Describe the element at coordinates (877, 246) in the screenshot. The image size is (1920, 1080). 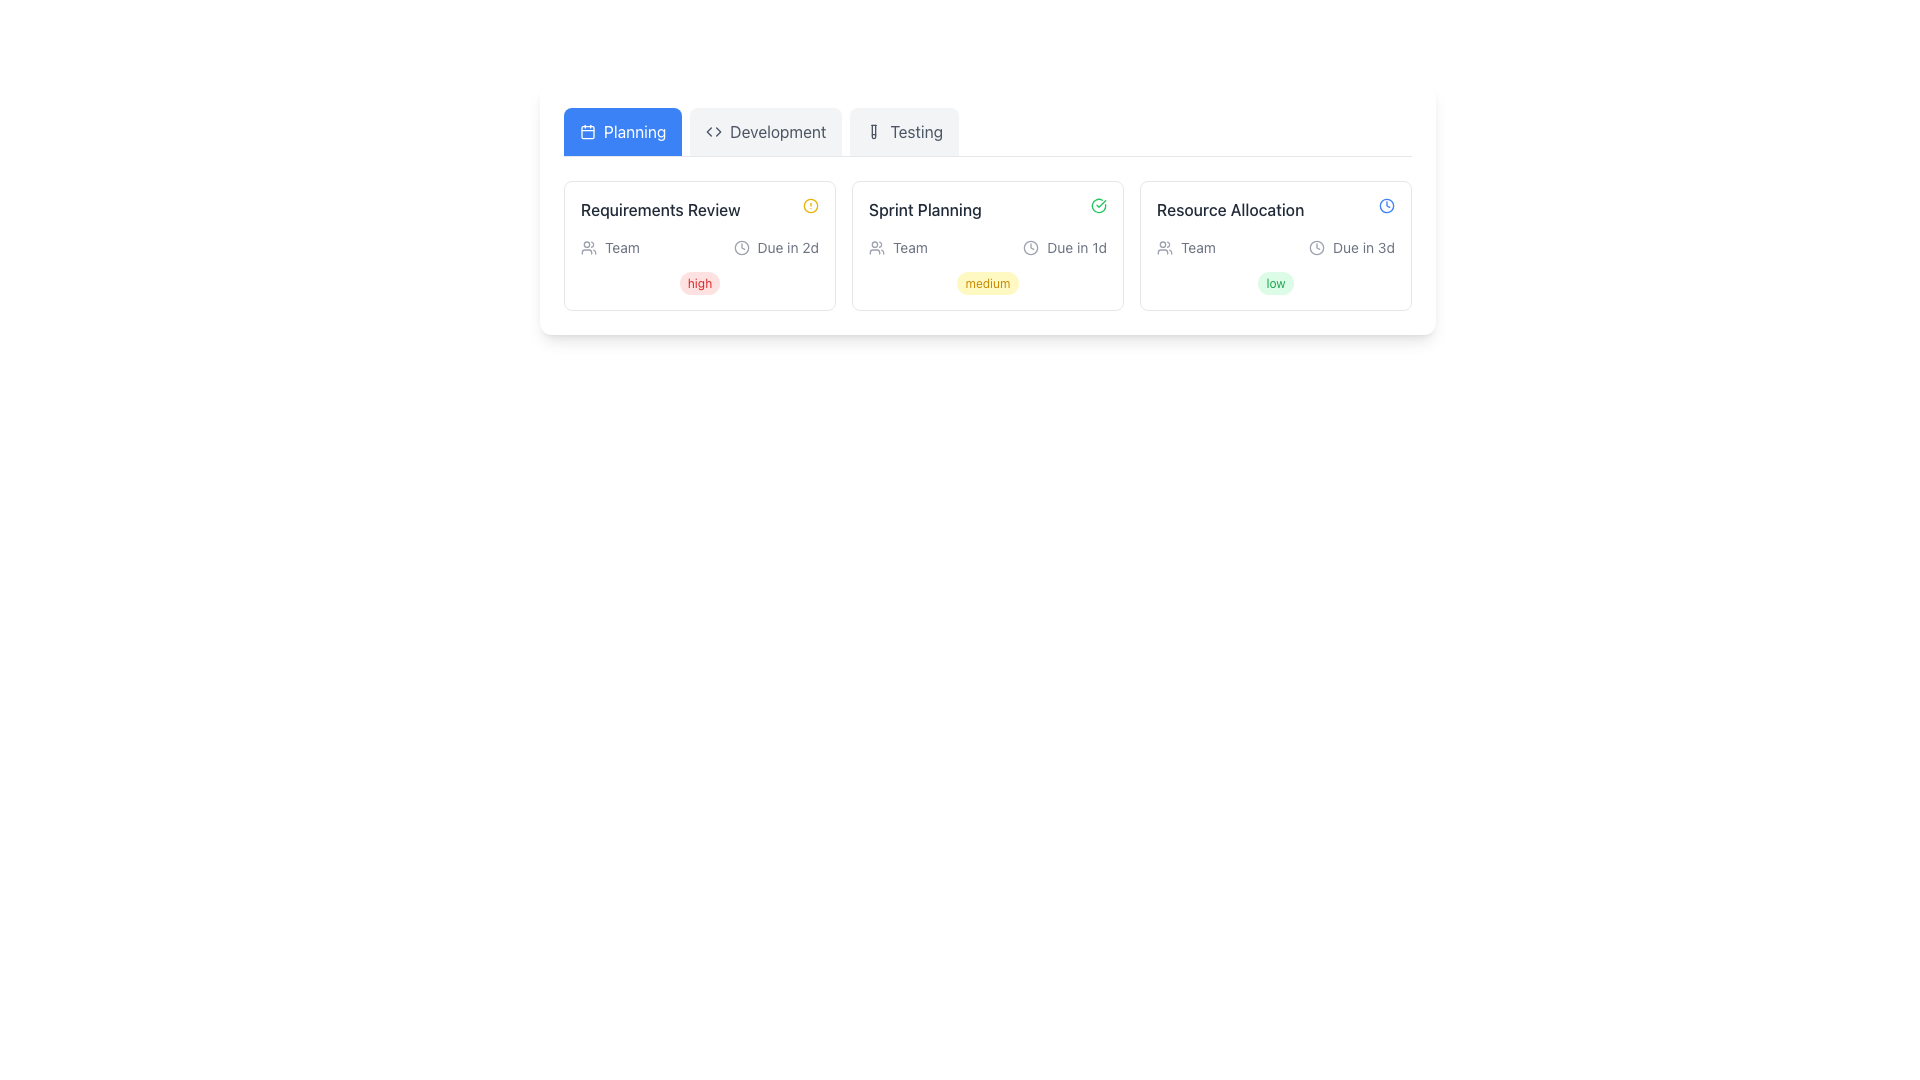
I see `the graphical icon representing a team, located to the left of the 'Team' label` at that location.